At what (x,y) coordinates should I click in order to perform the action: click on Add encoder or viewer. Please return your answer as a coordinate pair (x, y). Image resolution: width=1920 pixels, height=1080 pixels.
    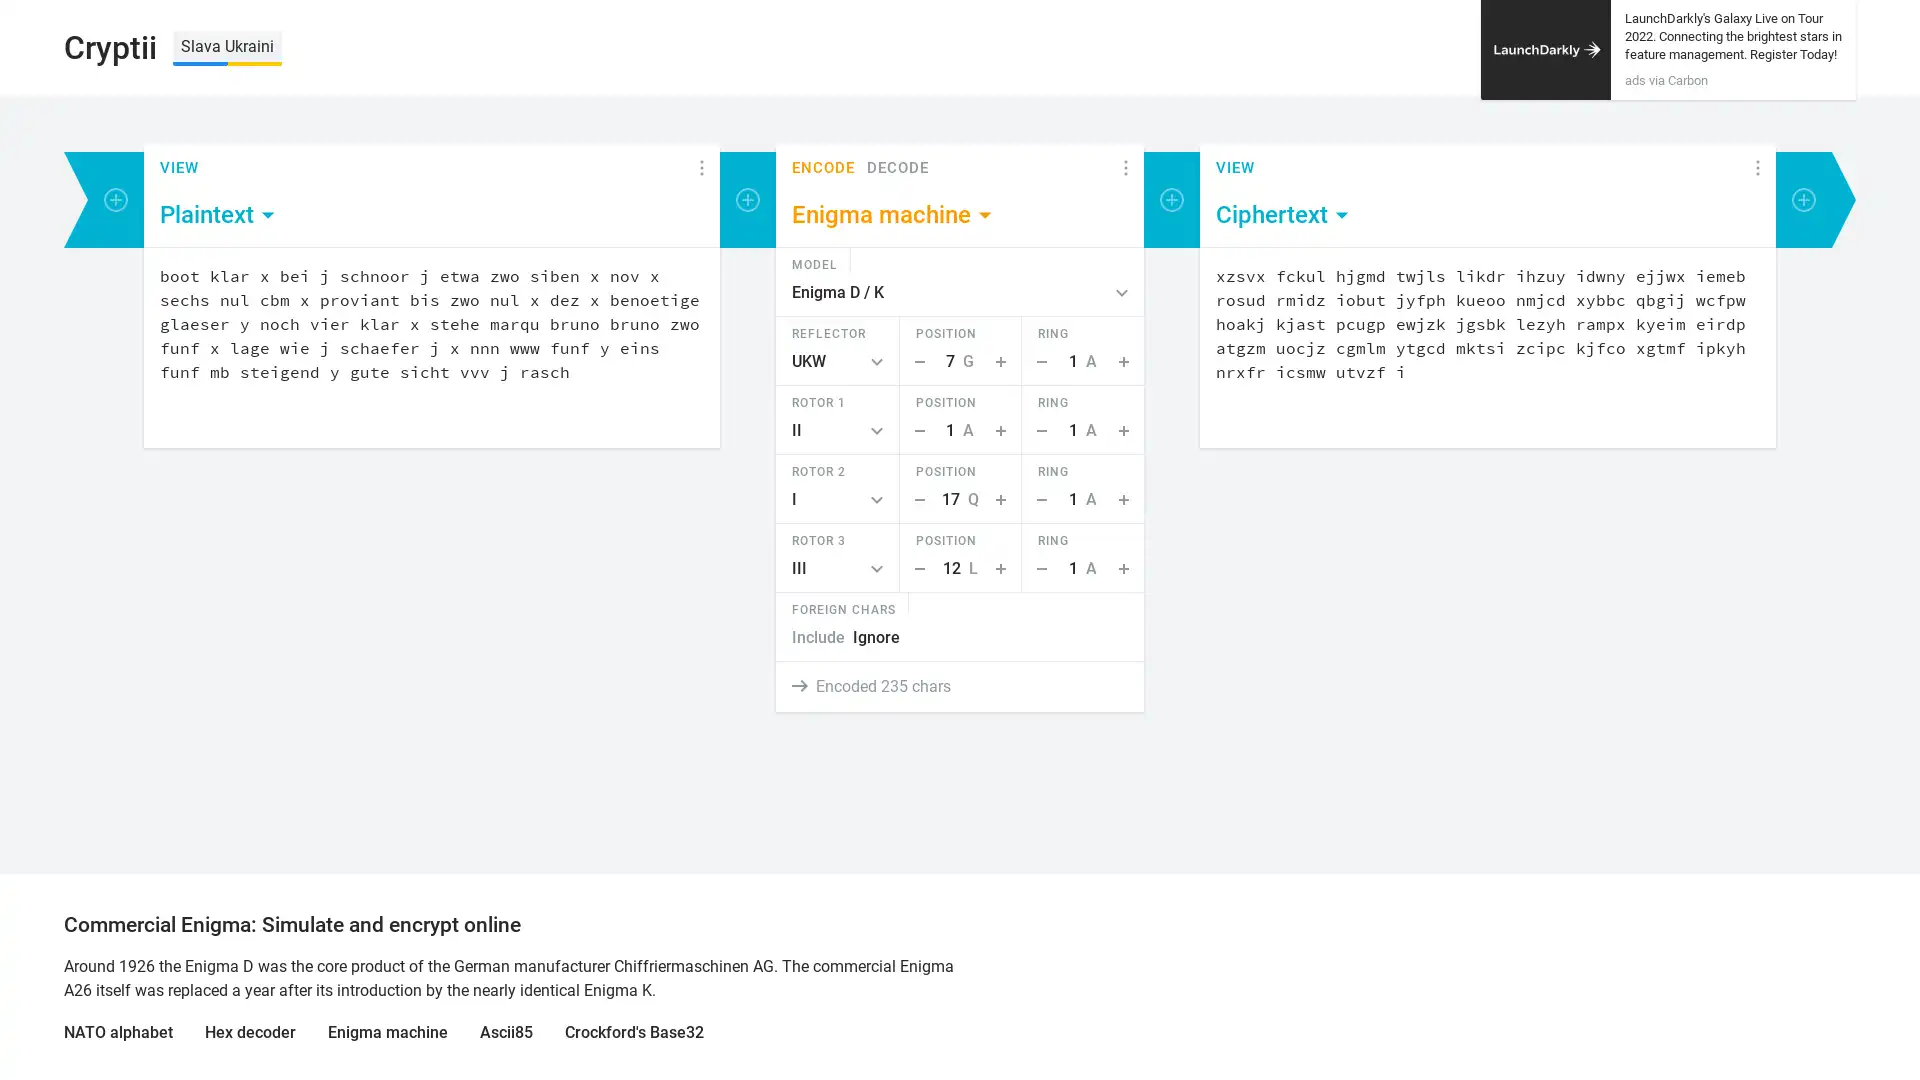
    Looking at the image, I should click on (1171, 200).